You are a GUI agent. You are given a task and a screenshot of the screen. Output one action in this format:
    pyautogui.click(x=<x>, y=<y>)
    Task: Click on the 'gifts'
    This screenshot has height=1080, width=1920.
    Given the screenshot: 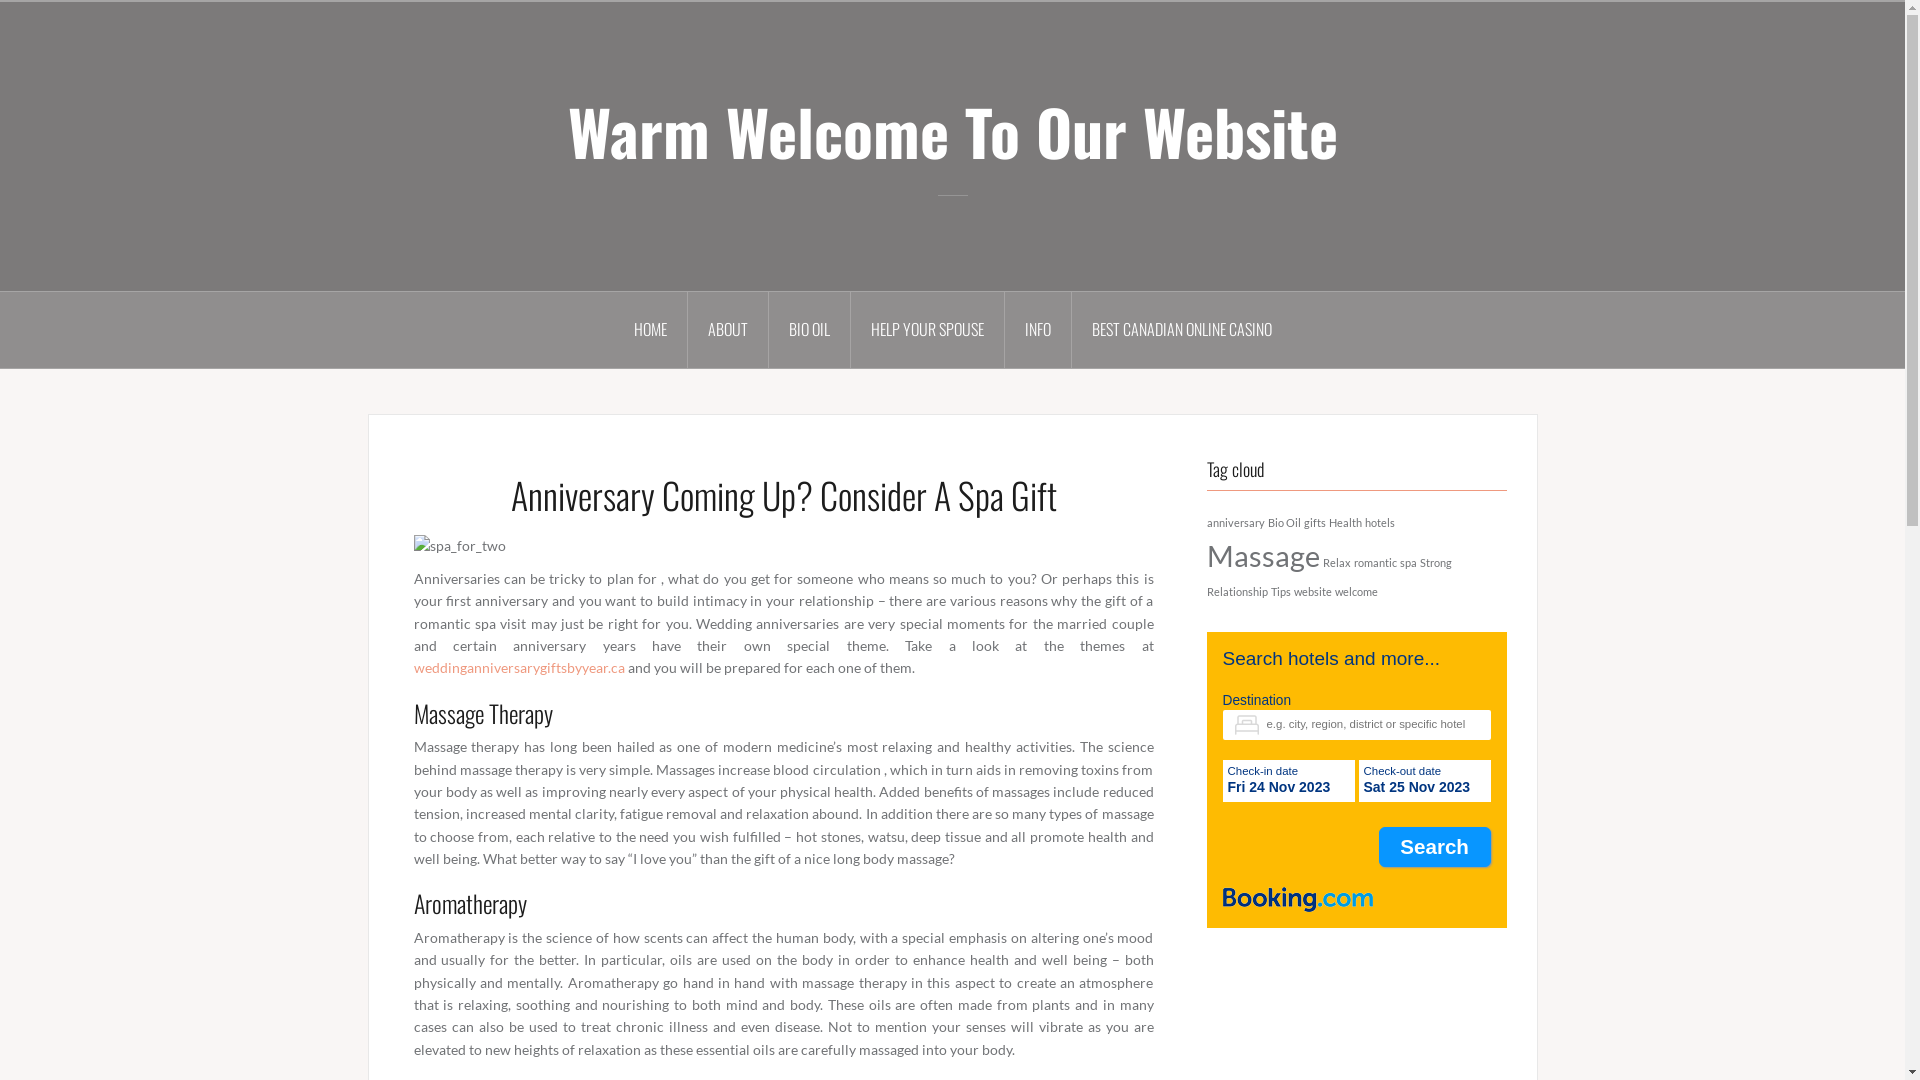 What is the action you would take?
    pyautogui.click(x=1315, y=521)
    